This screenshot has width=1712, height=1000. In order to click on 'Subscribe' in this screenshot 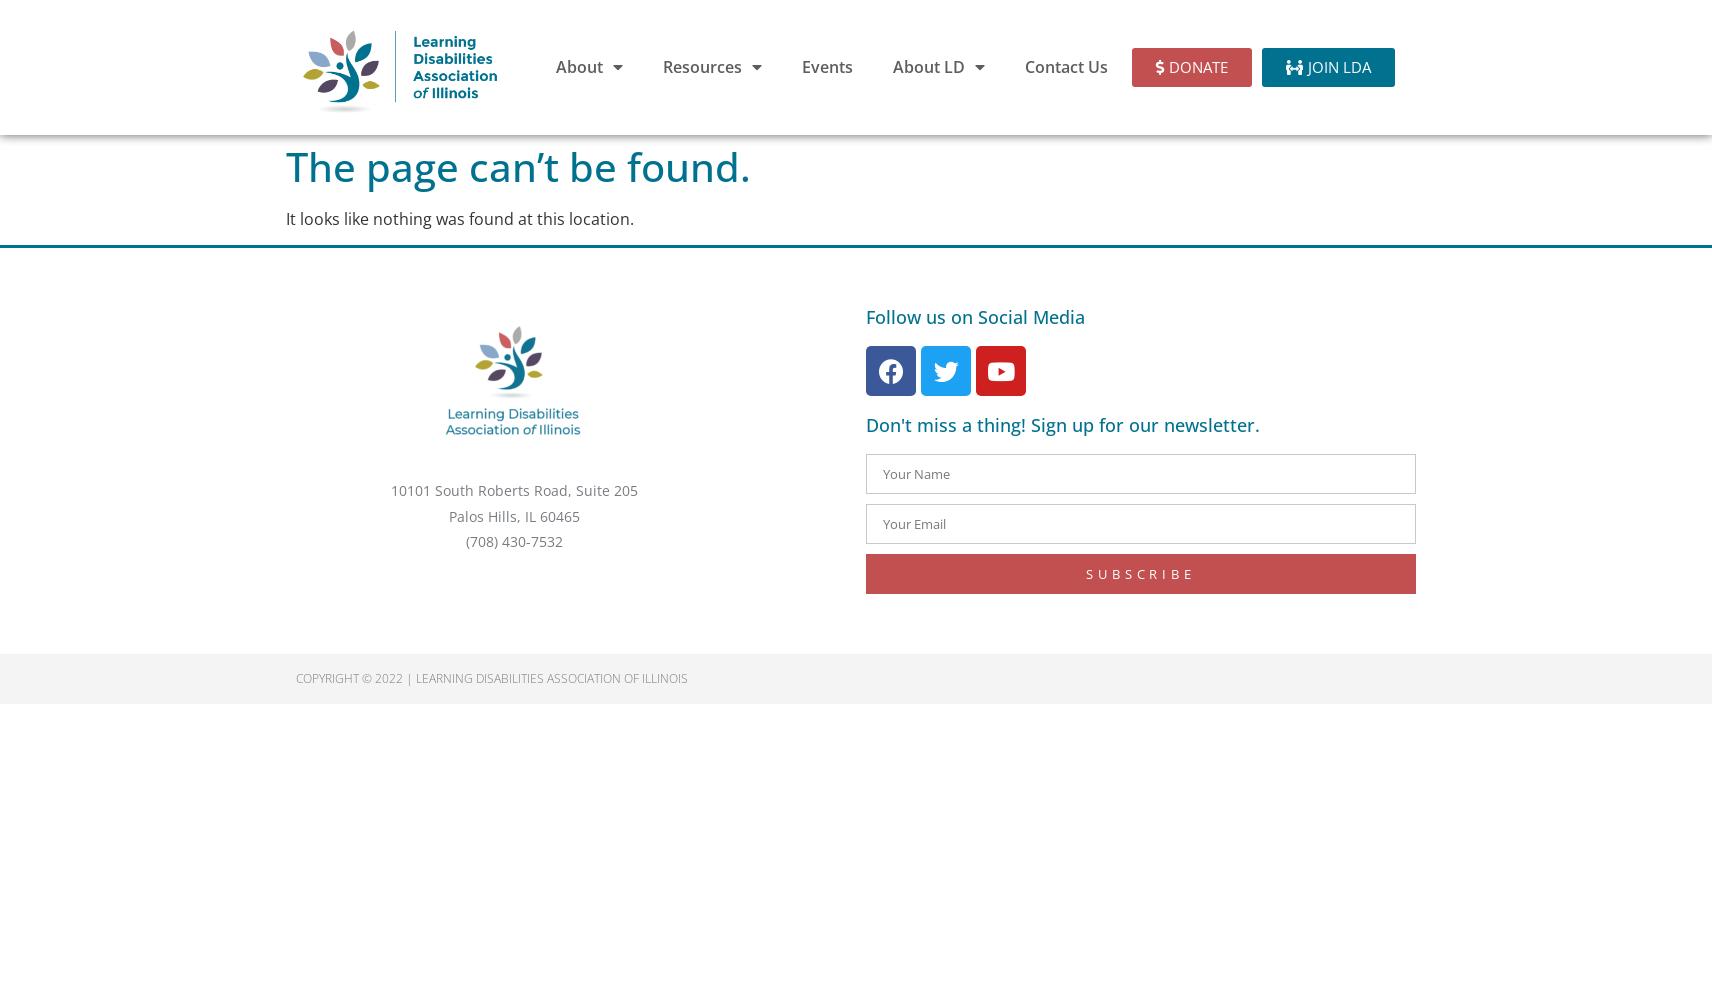, I will do `click(1140, 572)`.